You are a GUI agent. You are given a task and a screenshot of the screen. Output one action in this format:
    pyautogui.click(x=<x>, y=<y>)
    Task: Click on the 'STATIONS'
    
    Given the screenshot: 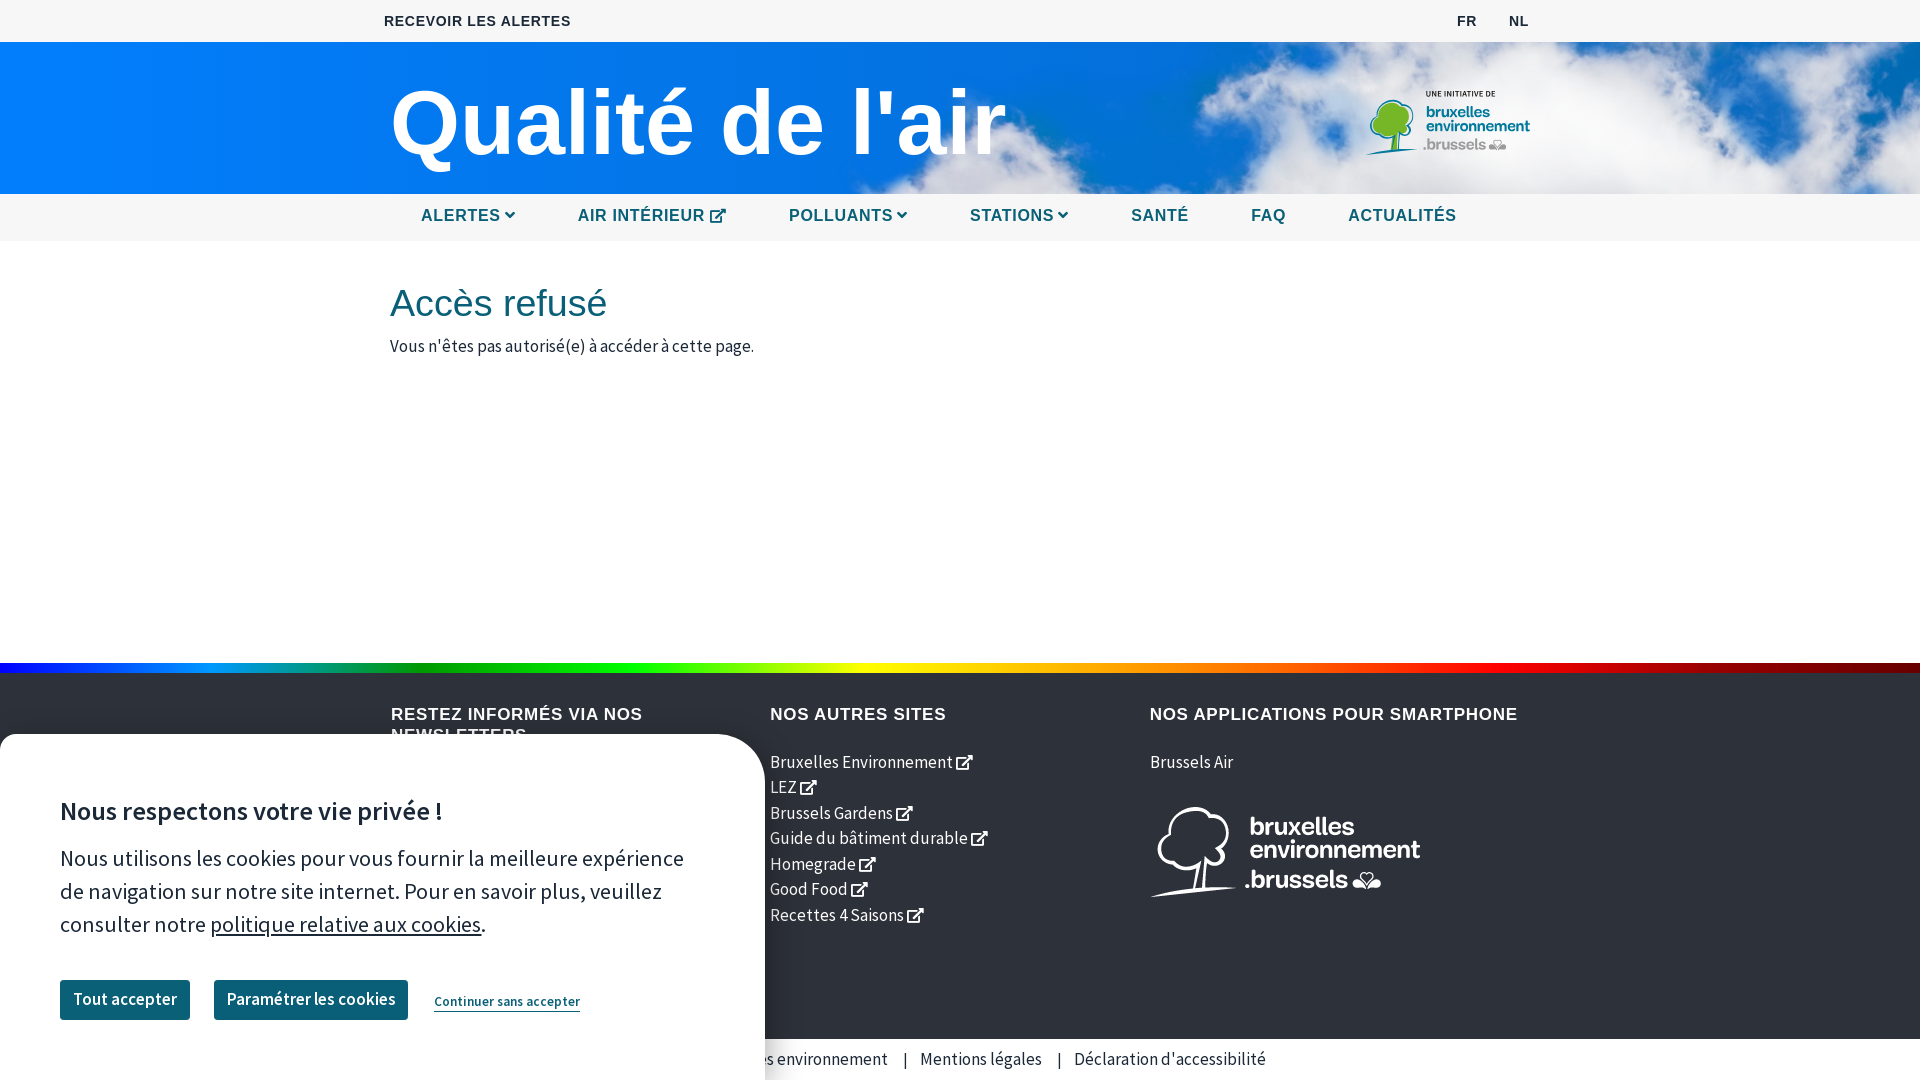 What is the action you would take?
    pyautogui.click(x=1019, y=217)
    